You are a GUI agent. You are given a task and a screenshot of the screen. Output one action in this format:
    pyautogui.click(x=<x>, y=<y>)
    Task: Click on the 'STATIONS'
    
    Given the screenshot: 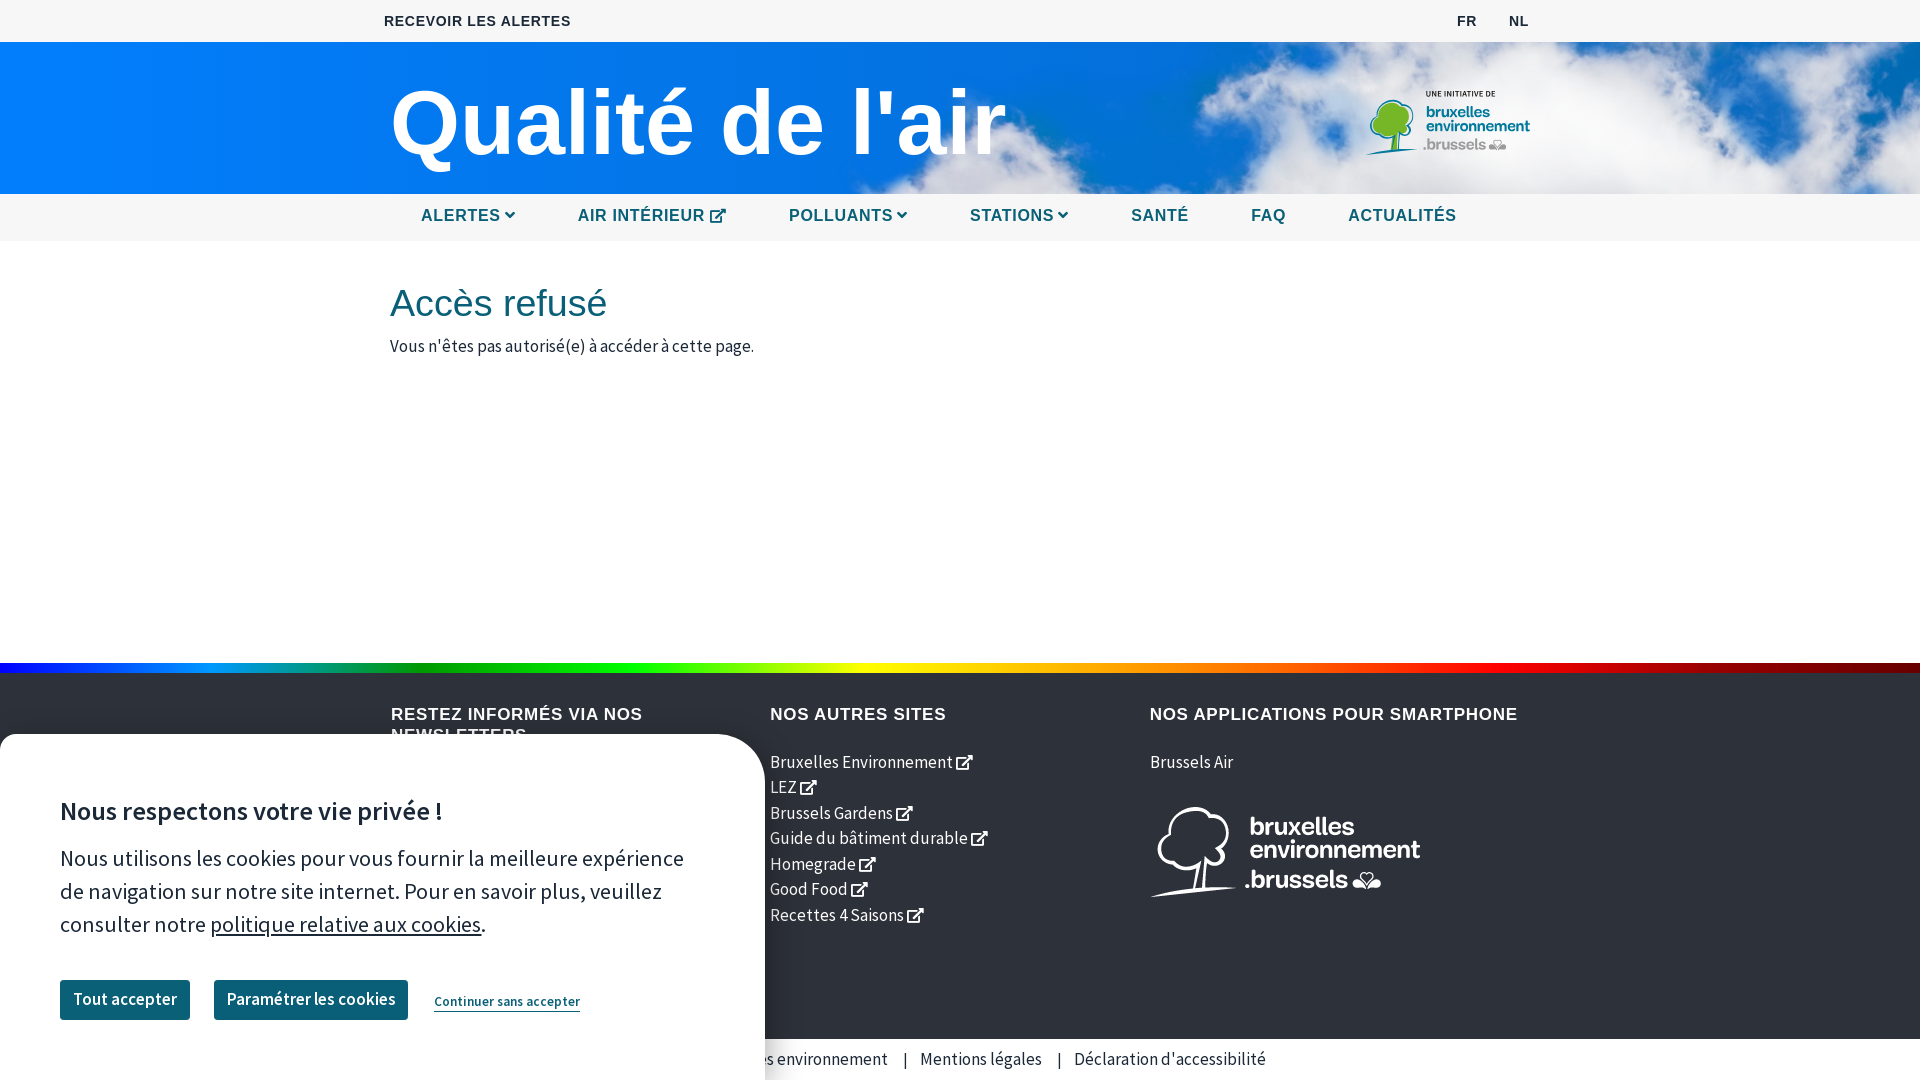 What is the action you would take?
    pyautogui.click(x=1019, y=217)
    